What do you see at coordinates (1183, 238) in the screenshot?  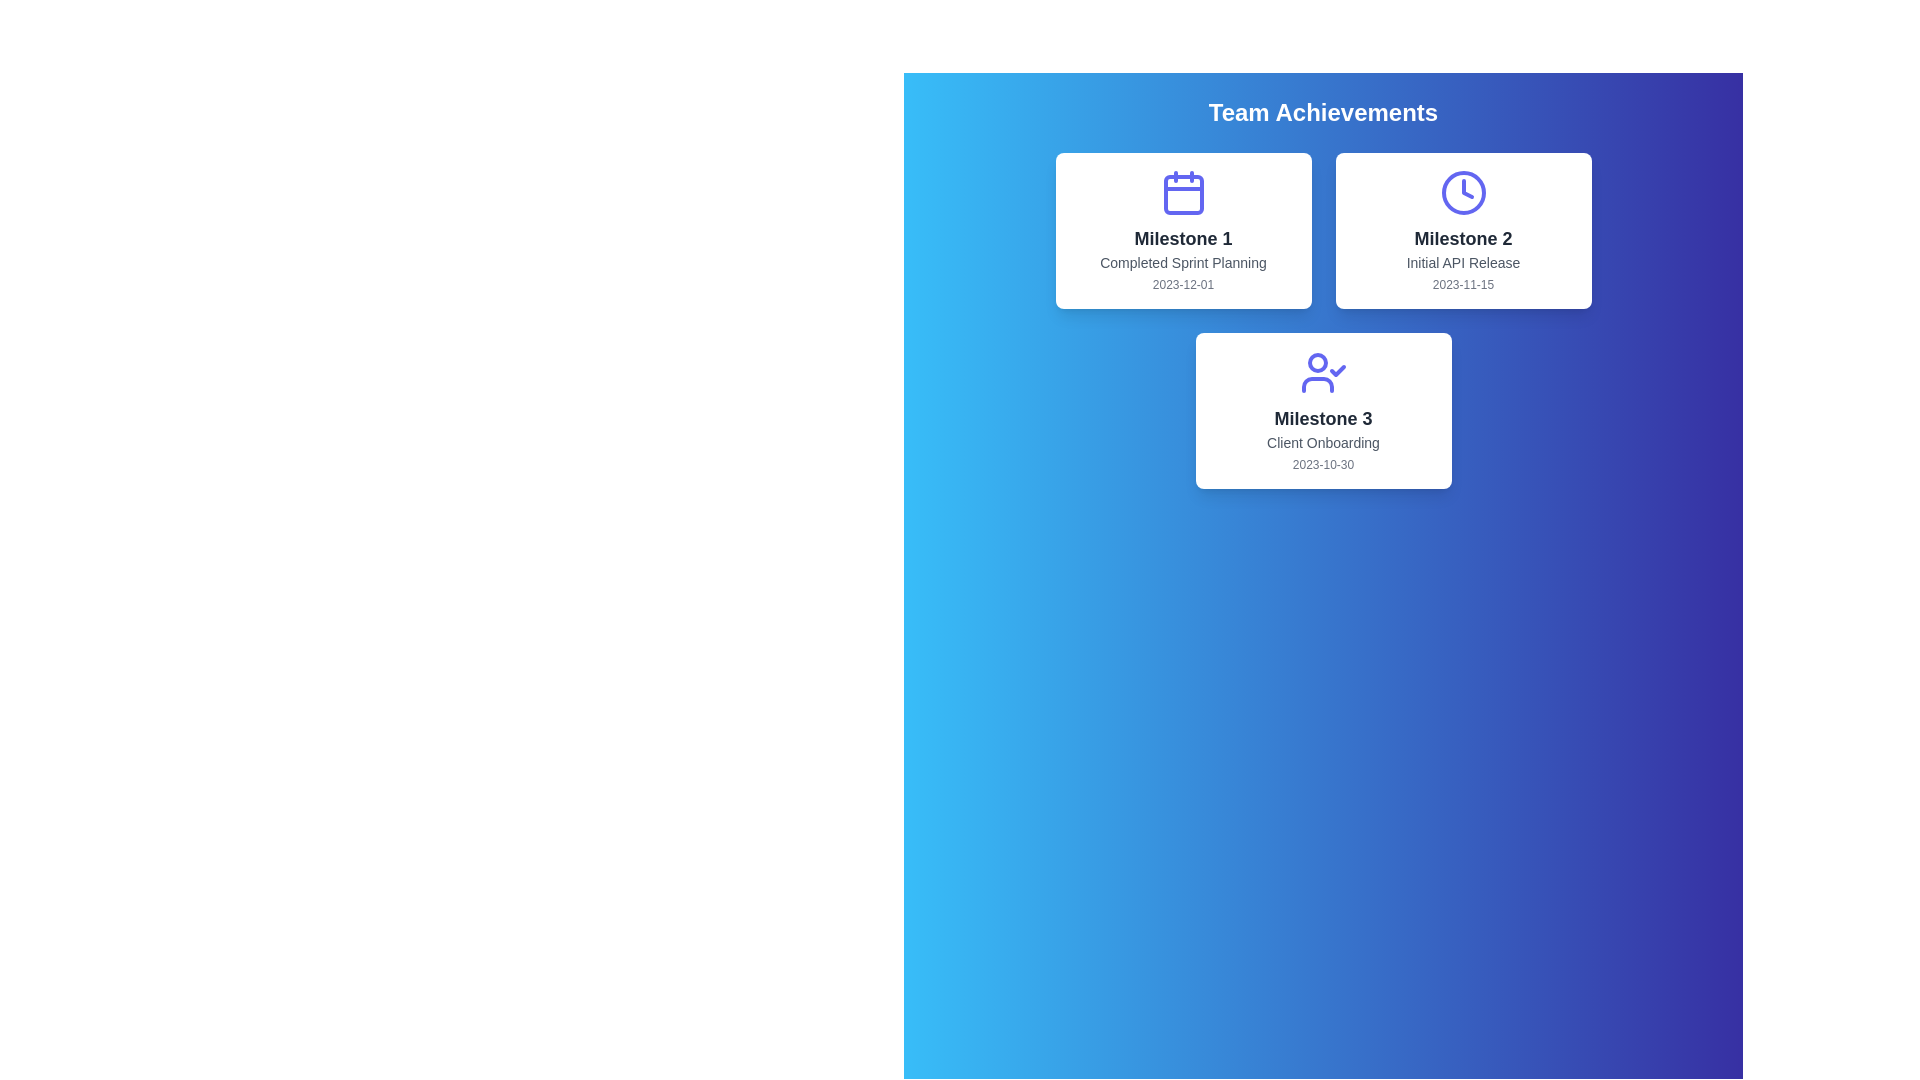 I see `the milestone title label located at the top-left of the grid, which serves as the primary identifier for its card` at bounding box center [1183, 238].